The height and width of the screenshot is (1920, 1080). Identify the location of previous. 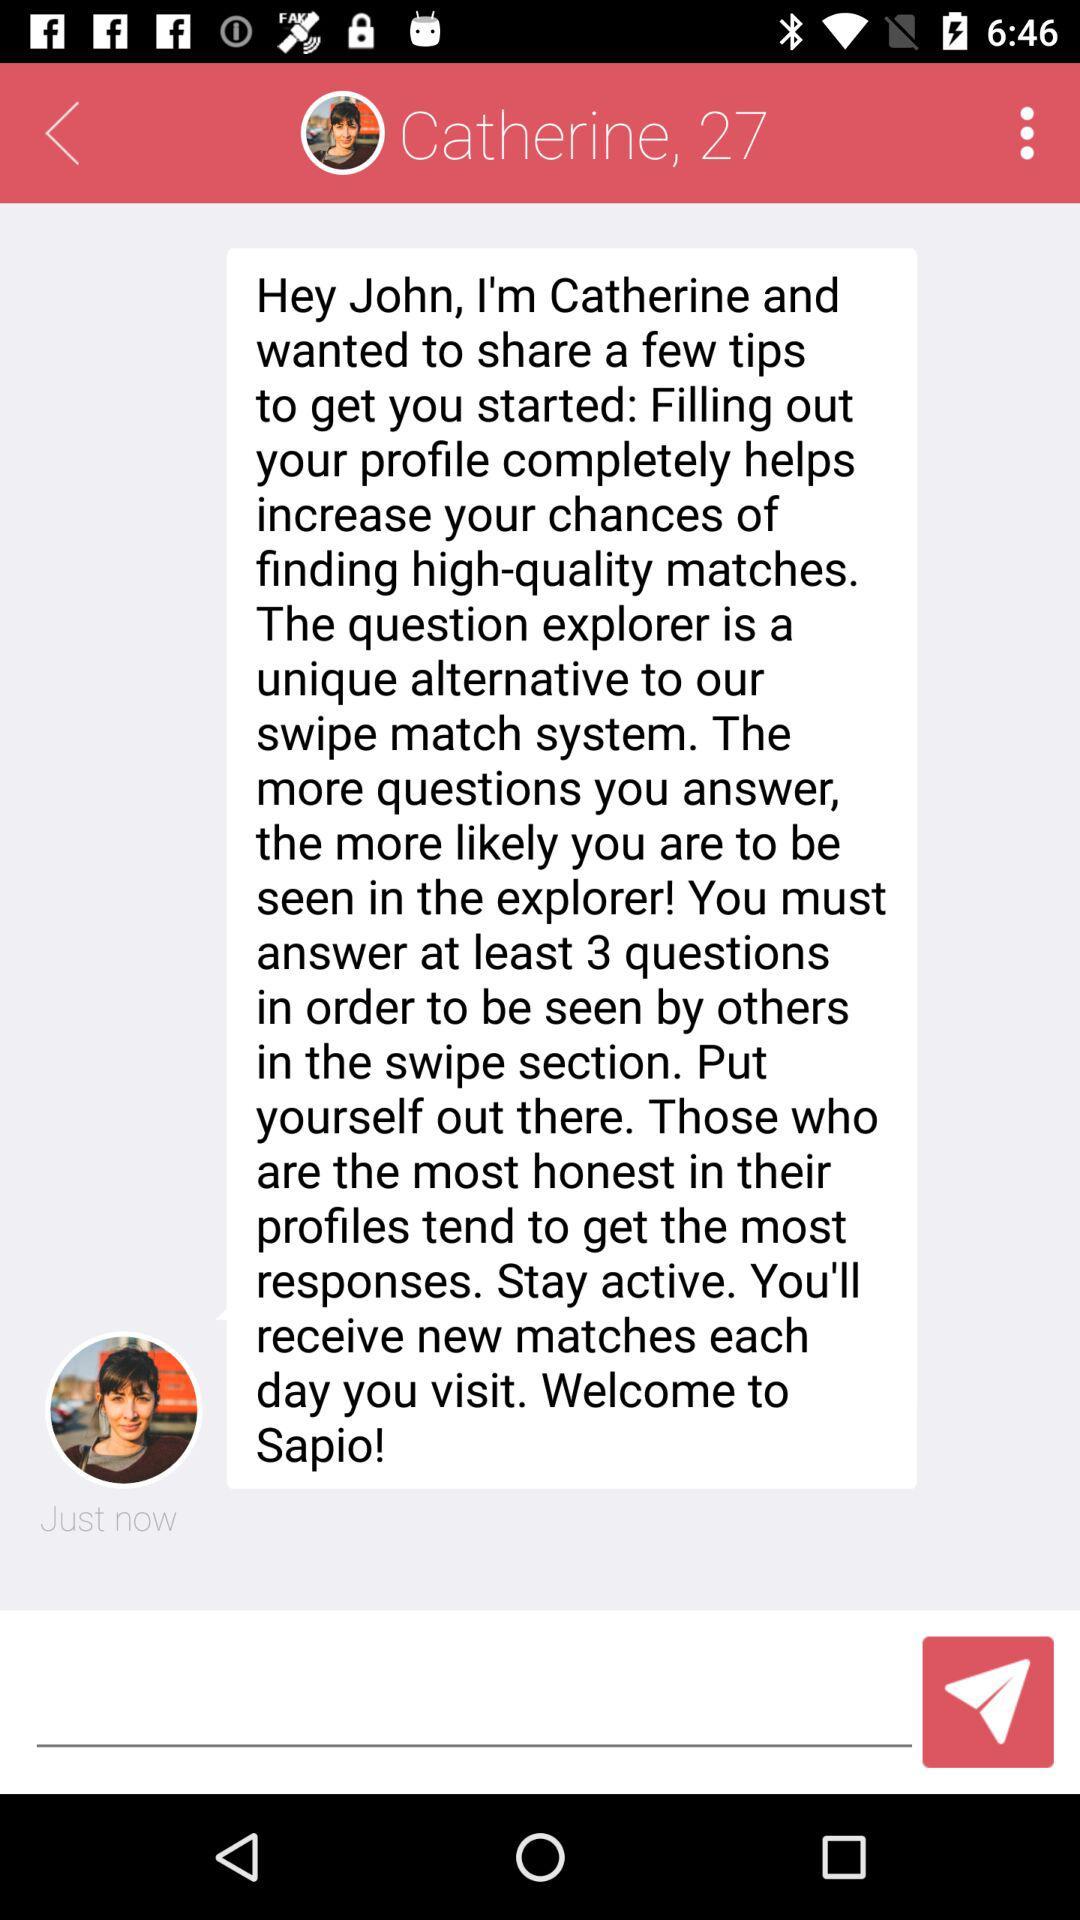
(60, 132).